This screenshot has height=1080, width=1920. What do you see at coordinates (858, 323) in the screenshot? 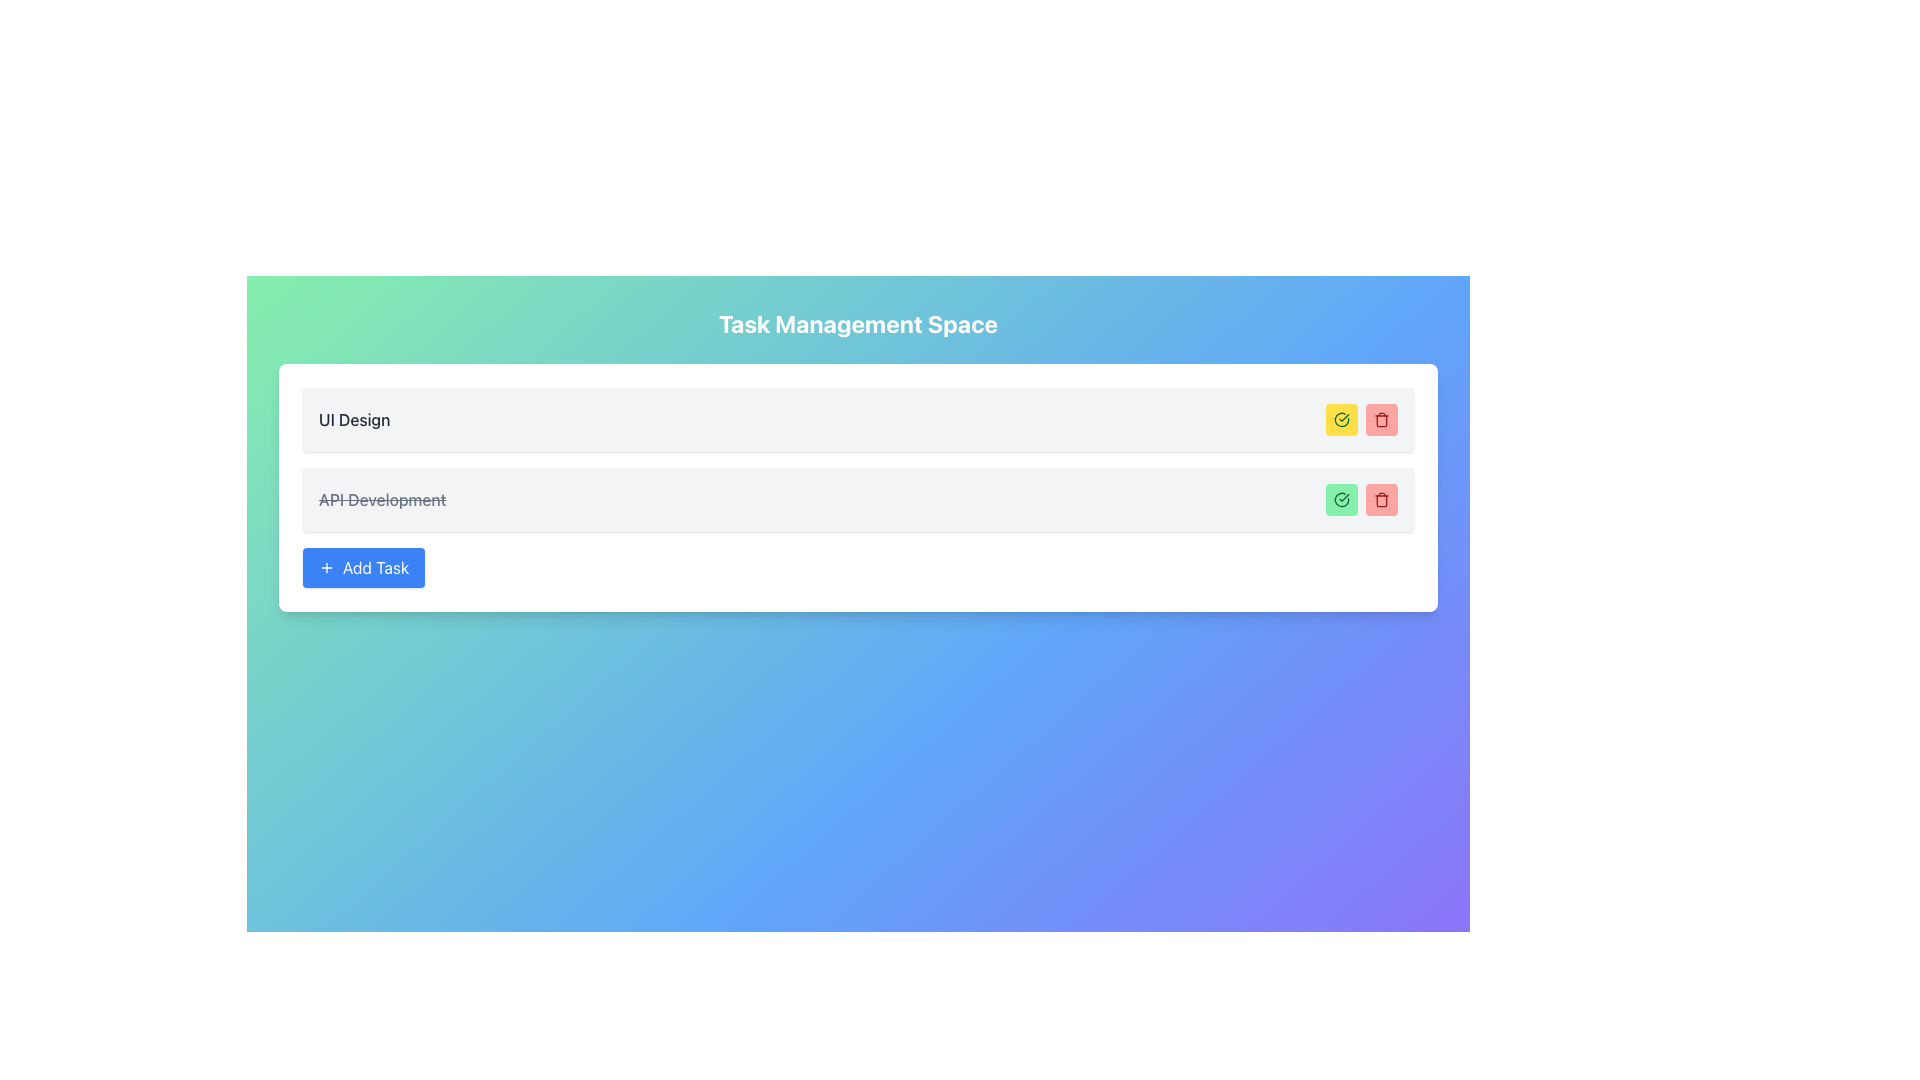
I see `the text label that serves as a descriptive title or header for the interface, located centrally at the top of the page` at bounding box center [858, 323].